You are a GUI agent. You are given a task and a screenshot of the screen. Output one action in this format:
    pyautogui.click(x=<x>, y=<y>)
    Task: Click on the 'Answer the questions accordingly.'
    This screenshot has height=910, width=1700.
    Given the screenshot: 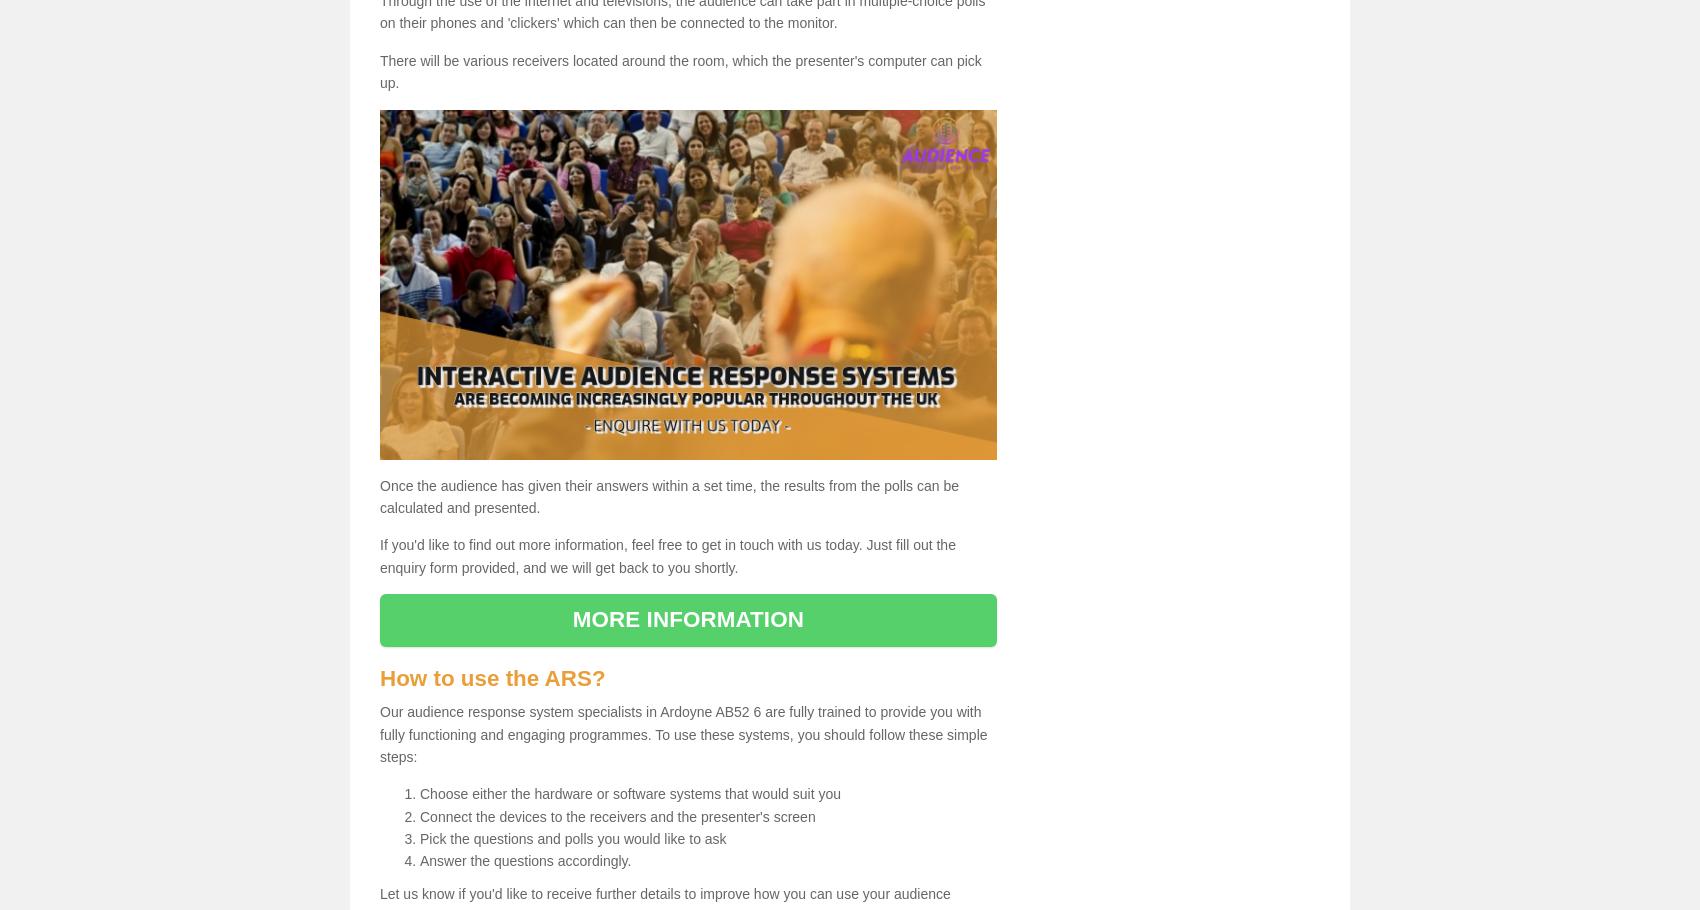 What is the action you would take?
    pyautogui.click(x=419, y=860)
    